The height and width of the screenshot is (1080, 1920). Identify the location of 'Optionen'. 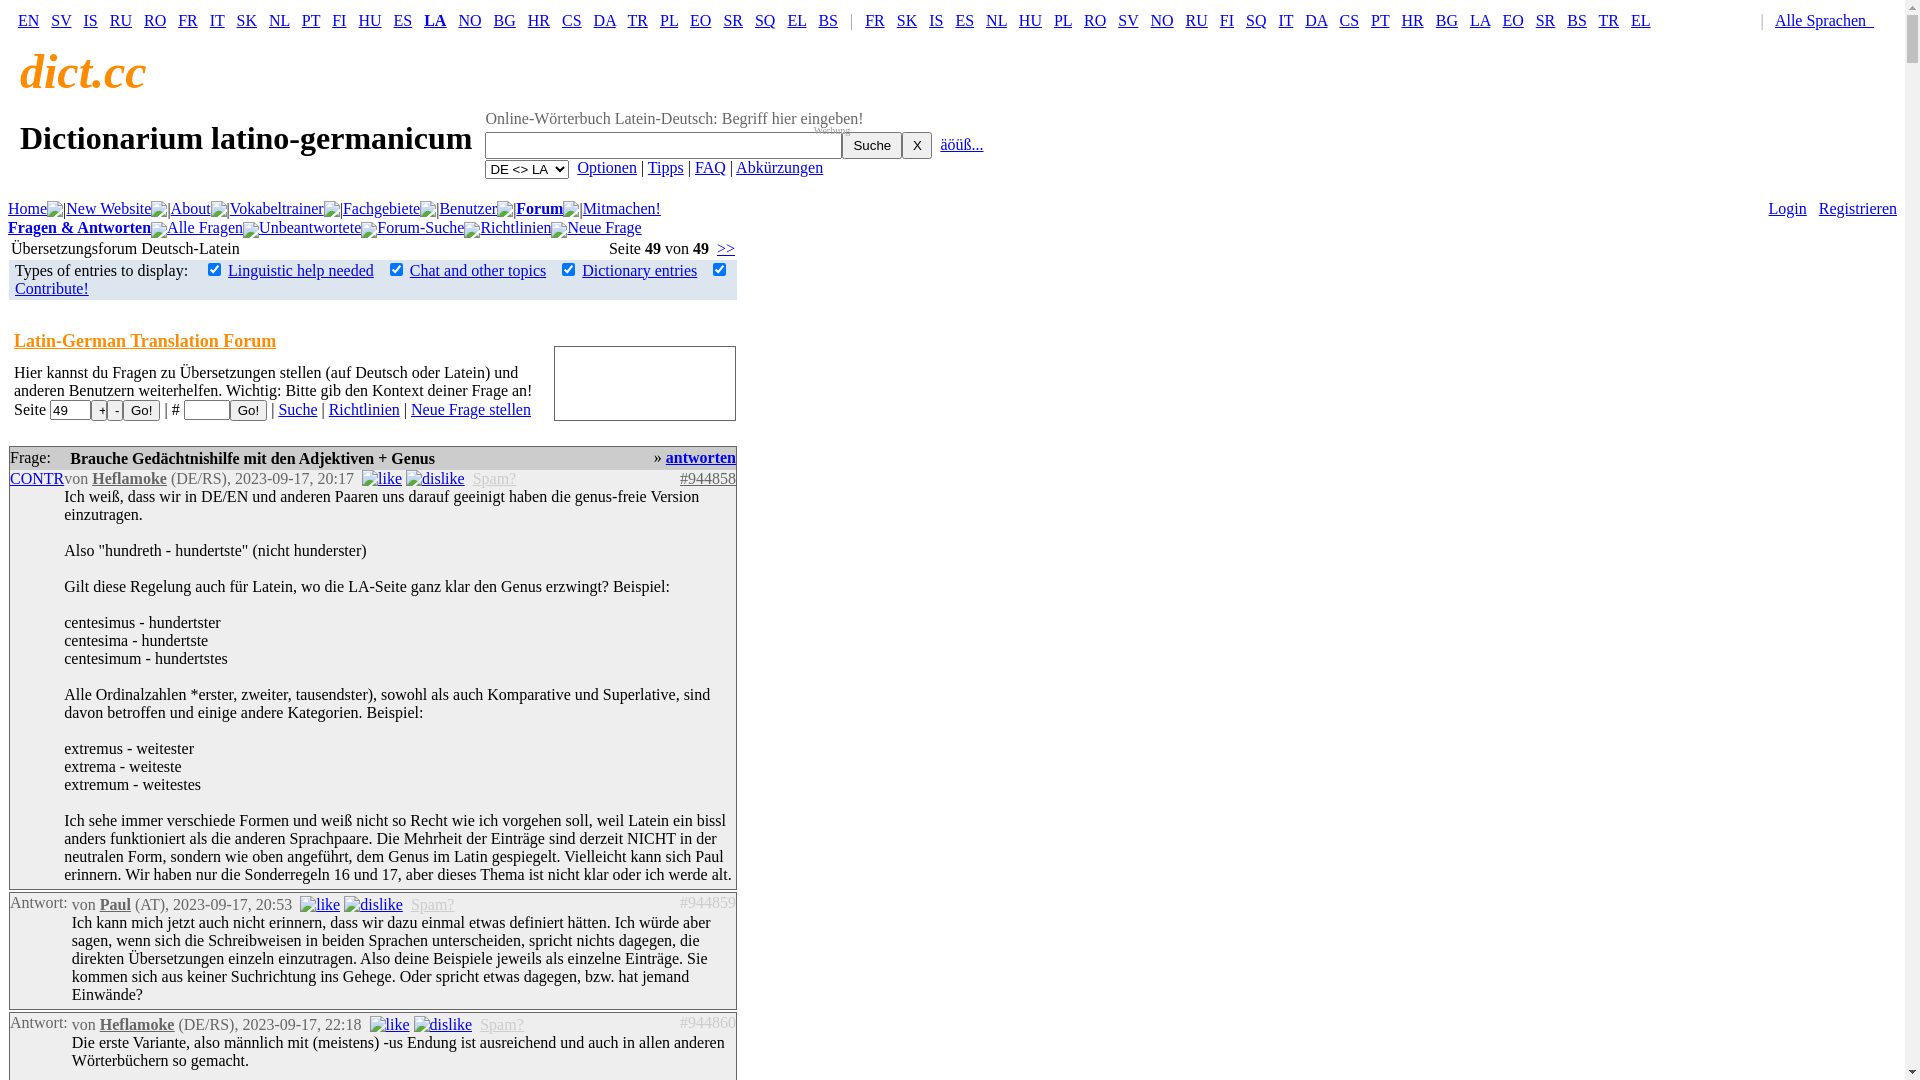
(605, 166).